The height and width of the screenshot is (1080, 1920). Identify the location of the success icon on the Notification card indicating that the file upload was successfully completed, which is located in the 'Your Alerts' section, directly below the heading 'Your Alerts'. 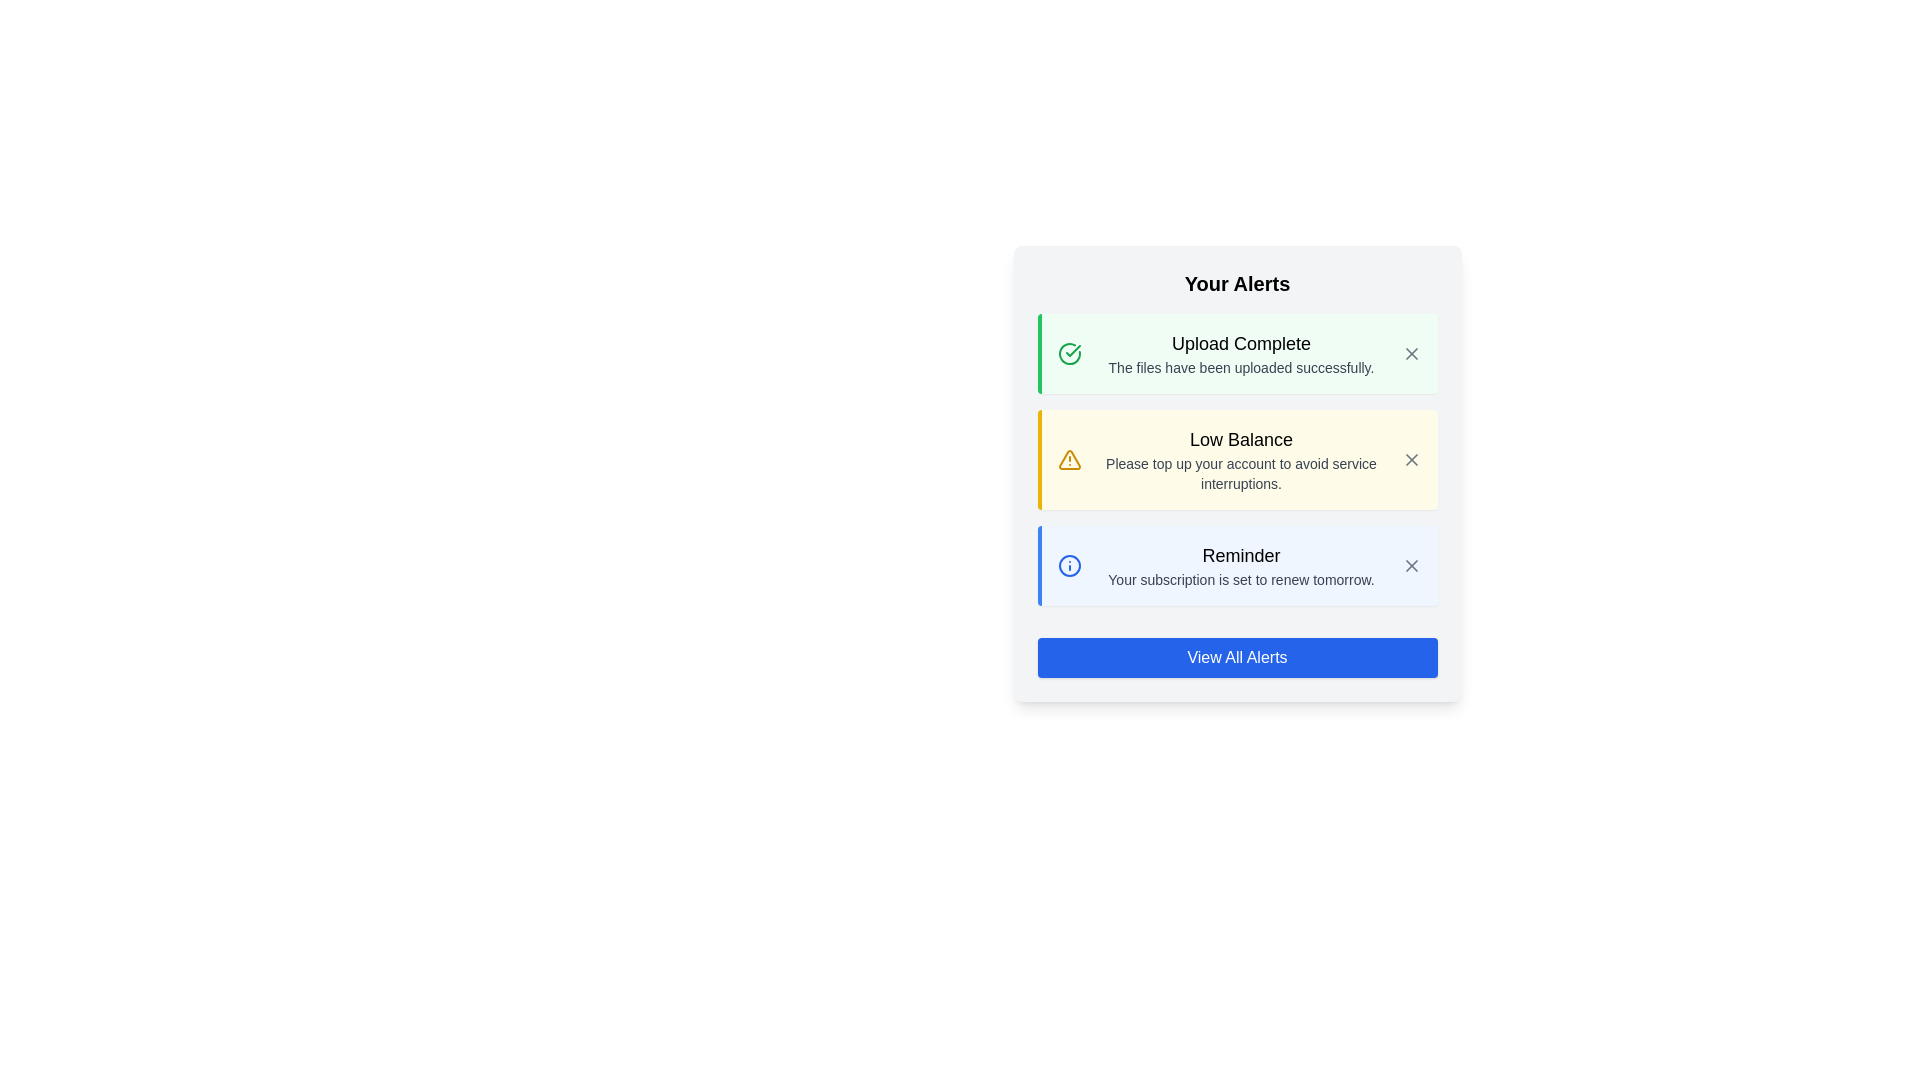
(1236, 353).